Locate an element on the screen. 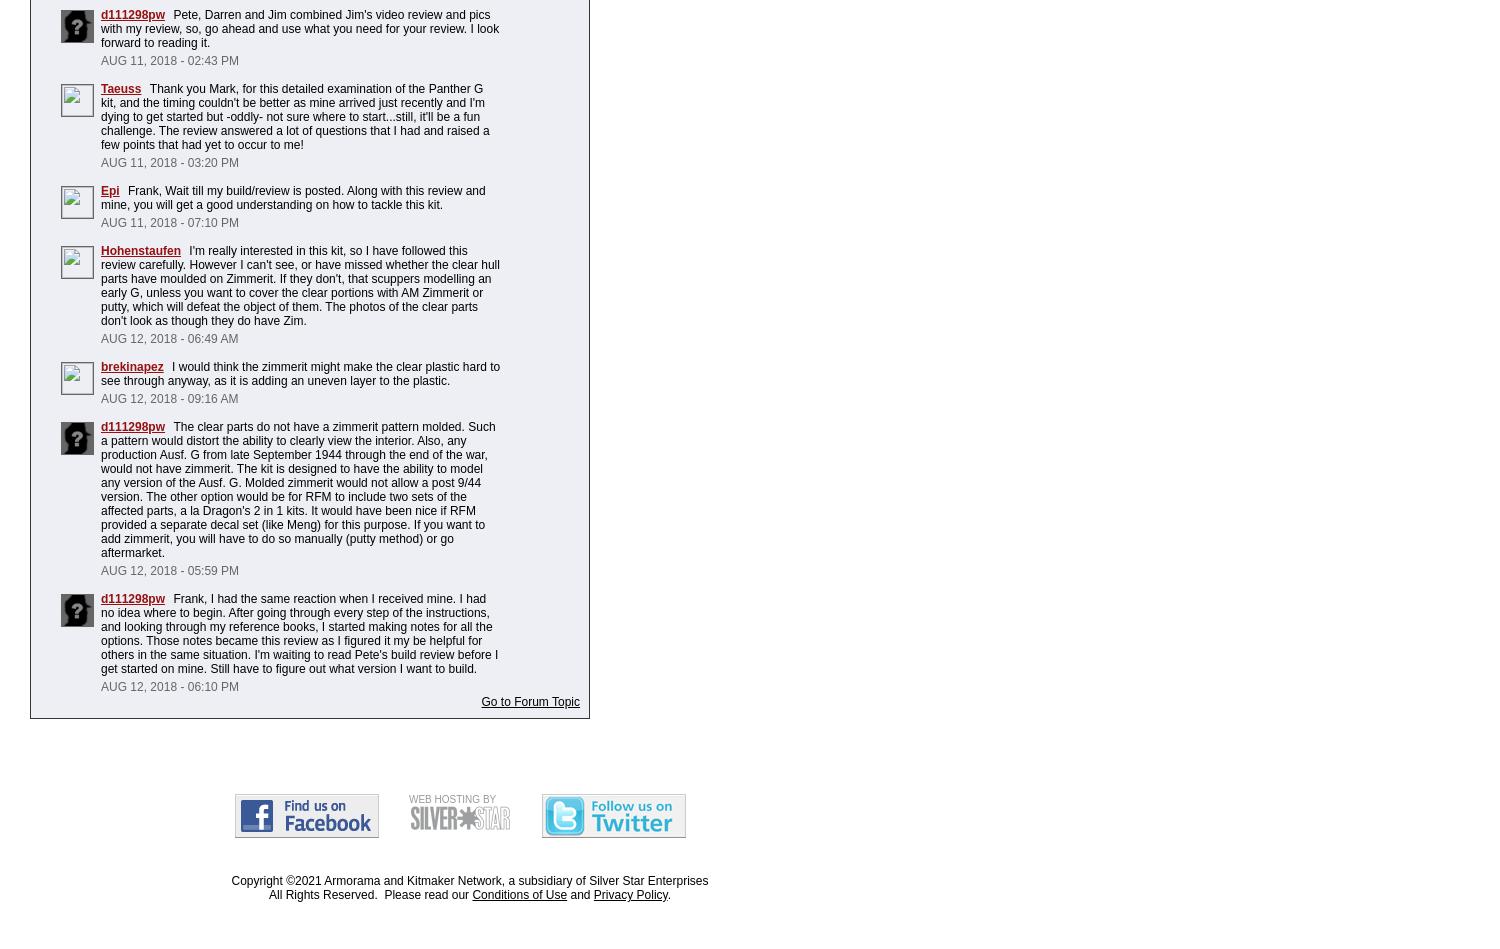 The image size is (1500, 949). 'Frank,
I had the same reaction when I received mine. I had no idea where to begin. After going through every step of the instructions, and looking through my reference books, I started making notes for all the options. Those notes became this review as I figured it my be helpful for others in the same situation.

I'm waiting to read Pete's build review before I get started on mine. Still have to figure out what version I want to build.' is located at coordinates (99, 634).